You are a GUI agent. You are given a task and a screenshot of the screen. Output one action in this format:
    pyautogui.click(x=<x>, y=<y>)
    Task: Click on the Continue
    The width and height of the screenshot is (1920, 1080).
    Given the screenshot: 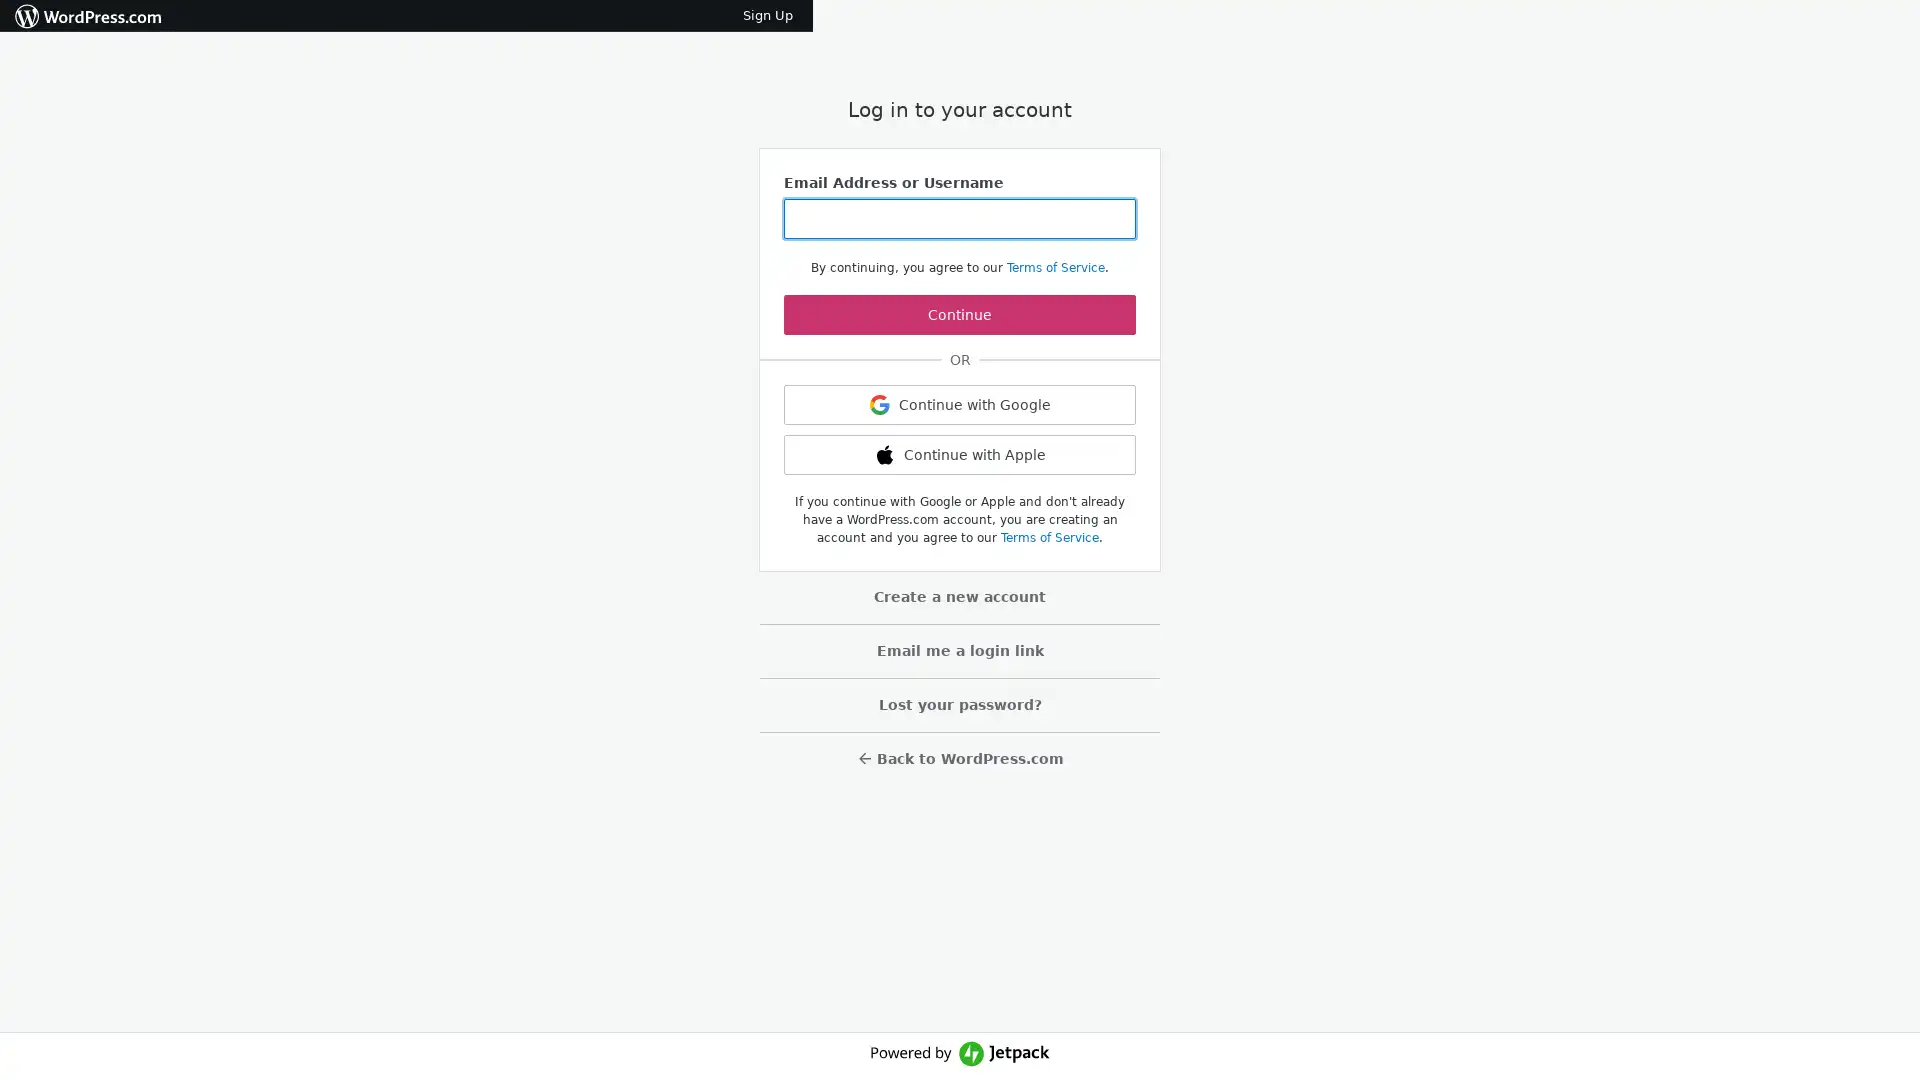 What is the action you would take?
    pyautogui.click(x=960, y=315)
    